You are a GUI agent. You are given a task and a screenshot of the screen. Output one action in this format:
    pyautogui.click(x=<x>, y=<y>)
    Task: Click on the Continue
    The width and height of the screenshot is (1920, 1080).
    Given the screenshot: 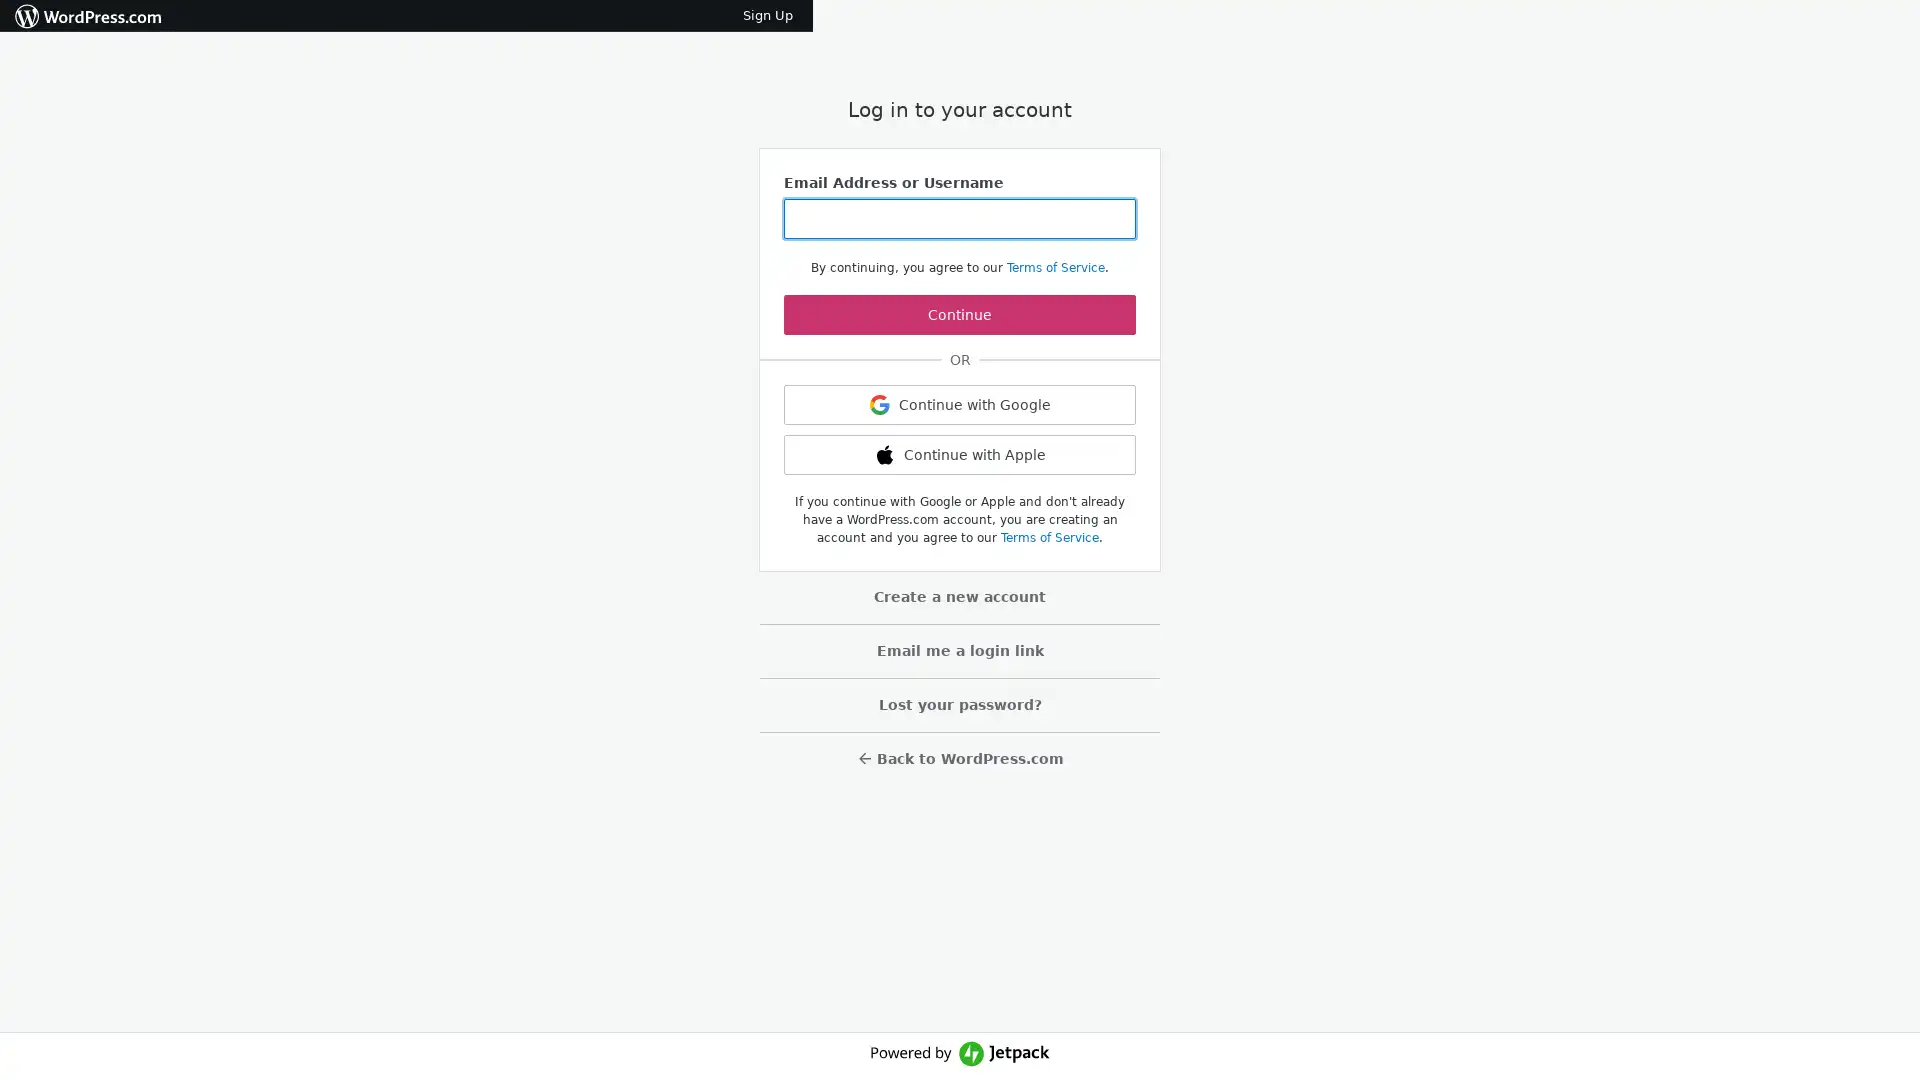 What is the action you would take?
    pyautogui.click(x=960, y=315)
    